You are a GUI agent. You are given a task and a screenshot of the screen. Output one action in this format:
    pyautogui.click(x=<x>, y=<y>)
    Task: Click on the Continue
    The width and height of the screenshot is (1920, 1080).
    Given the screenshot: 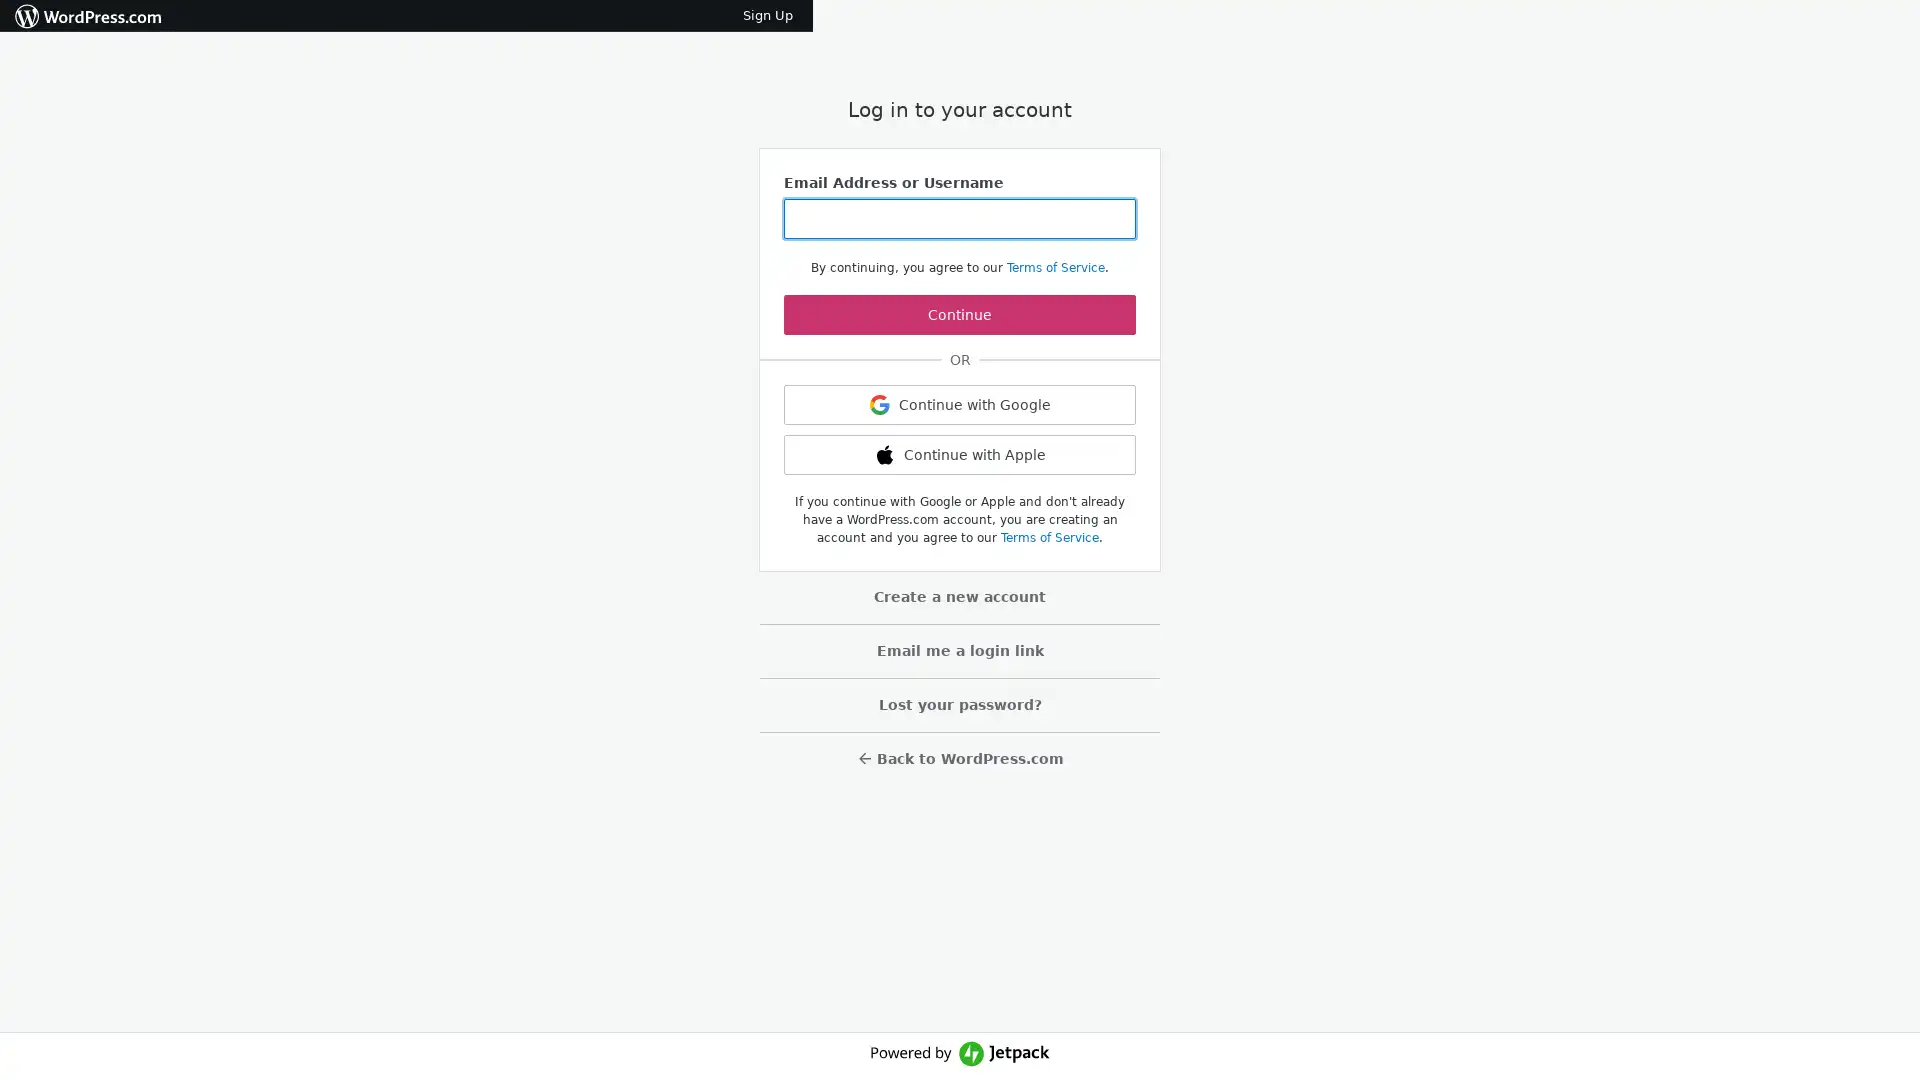 What is the action you would take?
    pyautogui.click(x=960, y=315)
    